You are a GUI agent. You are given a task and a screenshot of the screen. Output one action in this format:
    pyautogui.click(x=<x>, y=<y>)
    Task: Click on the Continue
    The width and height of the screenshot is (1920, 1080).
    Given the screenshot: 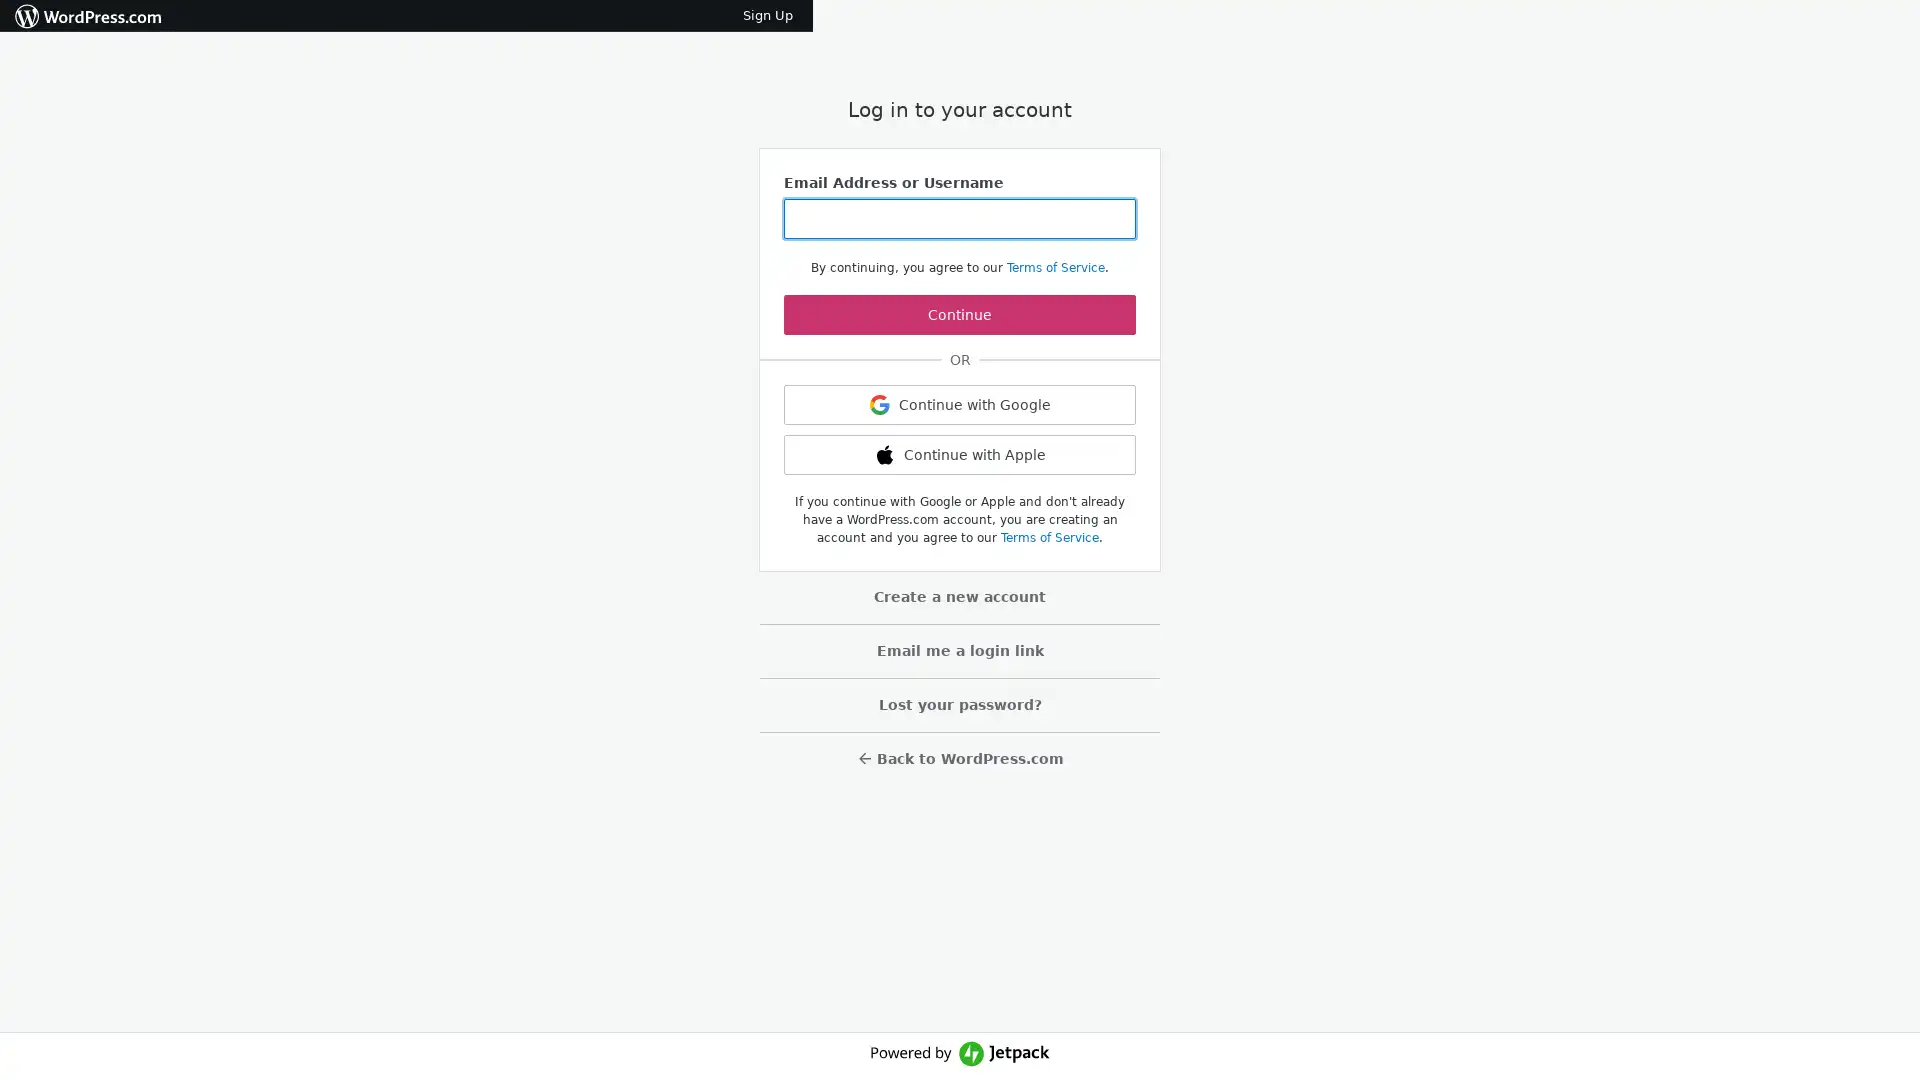 What is the action you would take?
    pyautogui.click(x=960, y=315)
    